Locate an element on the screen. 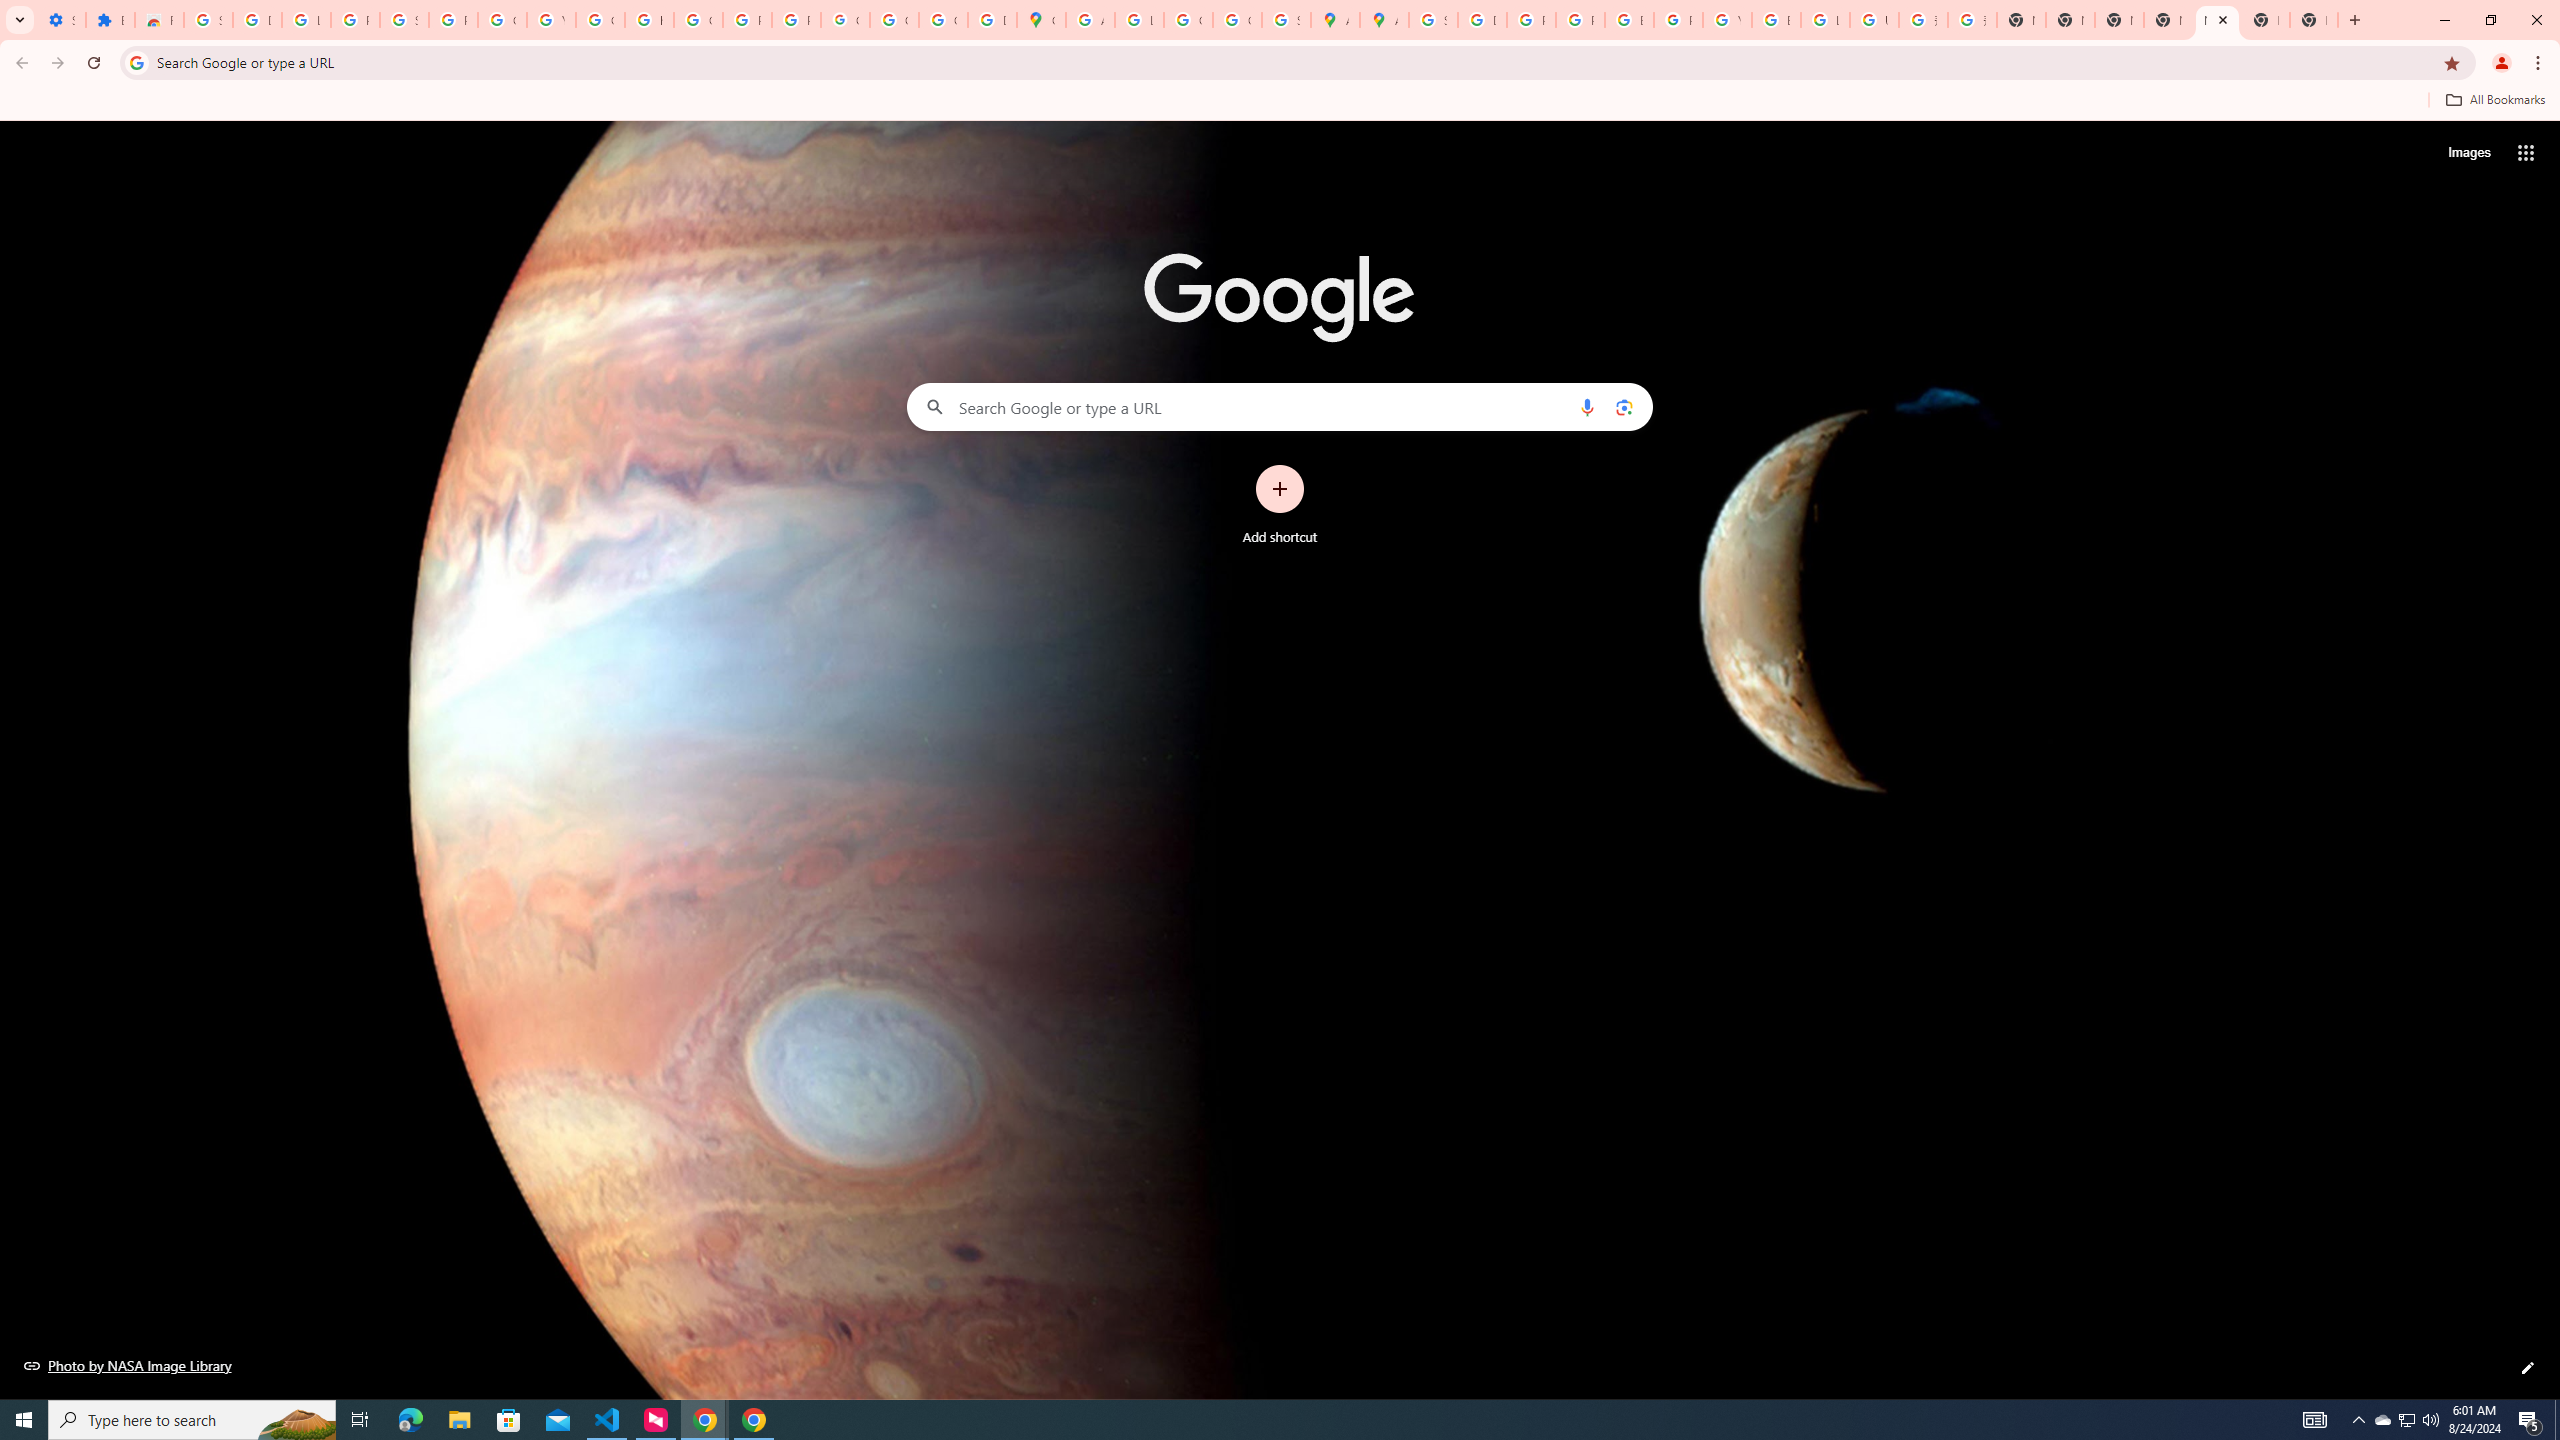  'Settings - On startup' is located at coordinates (61, 19).